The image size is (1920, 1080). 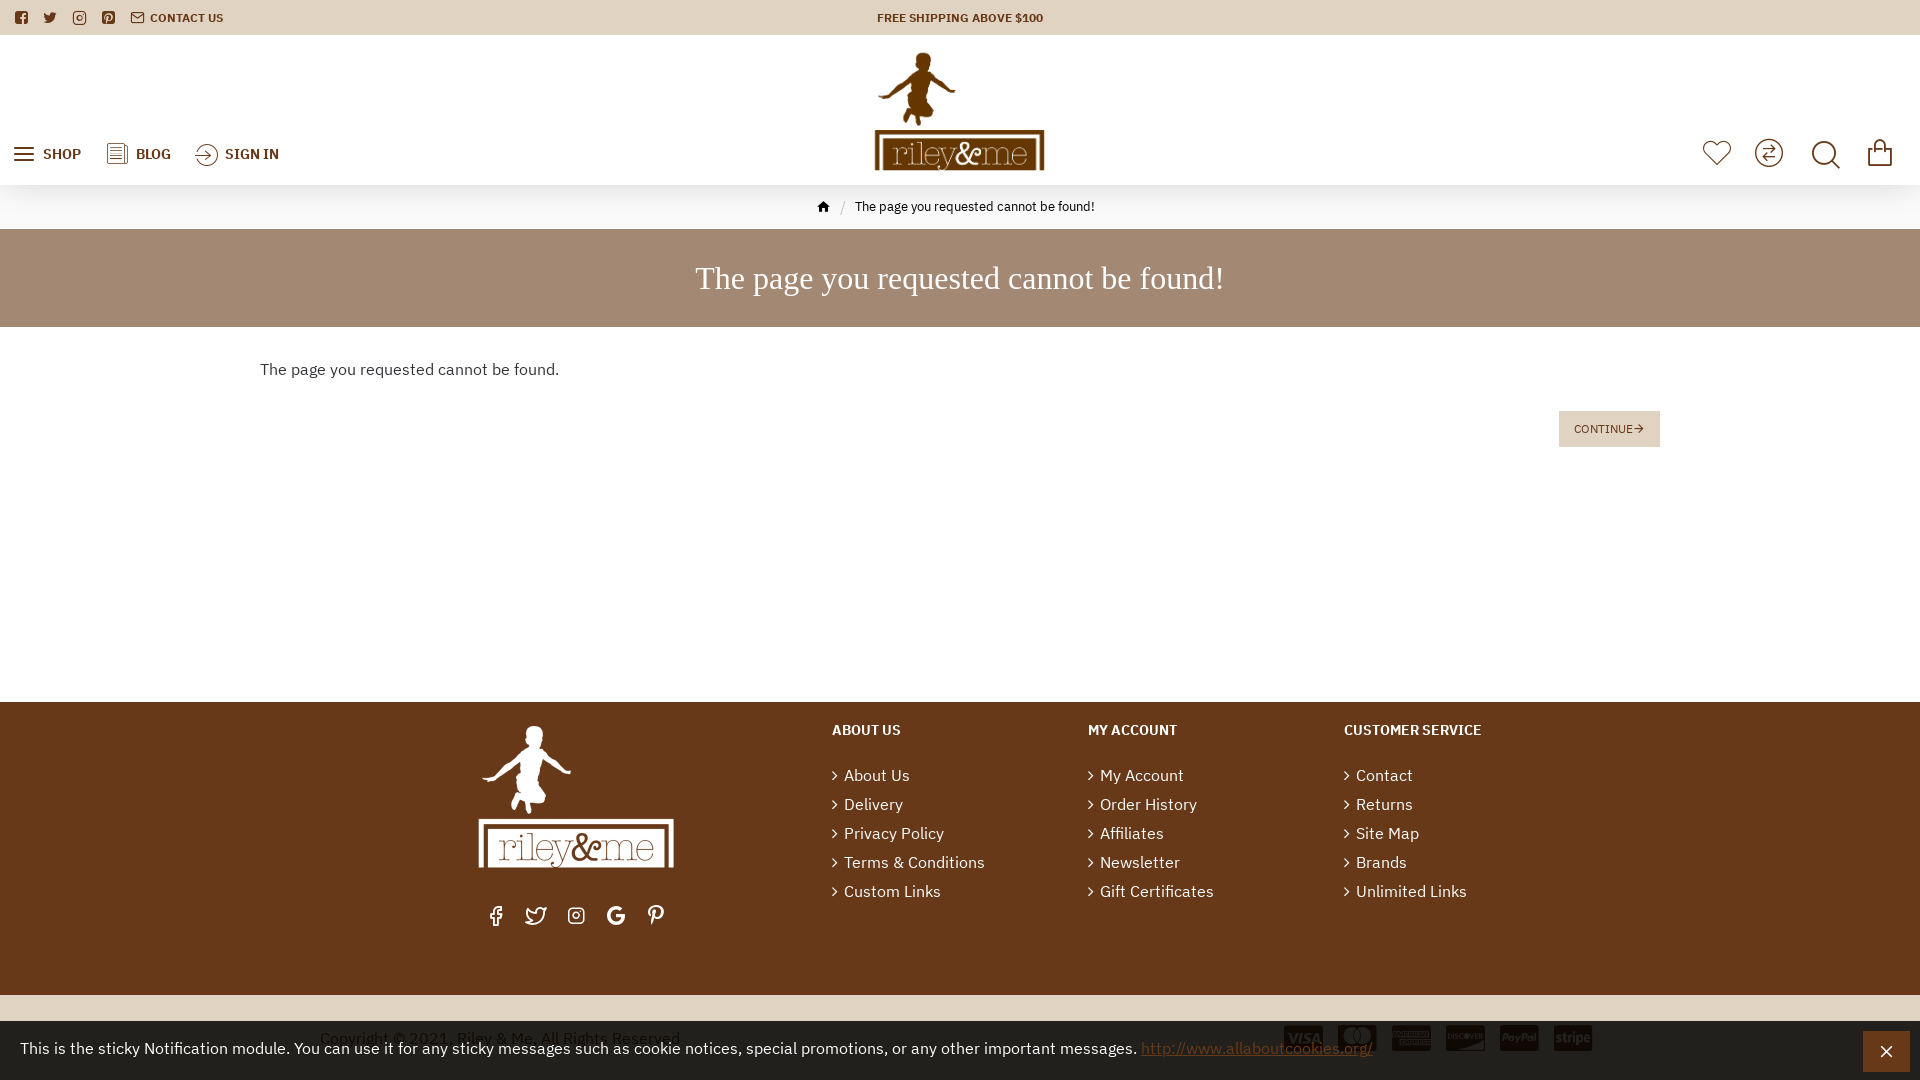 What do you see at coordinates (1126, 835) in the screenshot?
I see `'Affiliates'` at bounding box center [1126, 835].